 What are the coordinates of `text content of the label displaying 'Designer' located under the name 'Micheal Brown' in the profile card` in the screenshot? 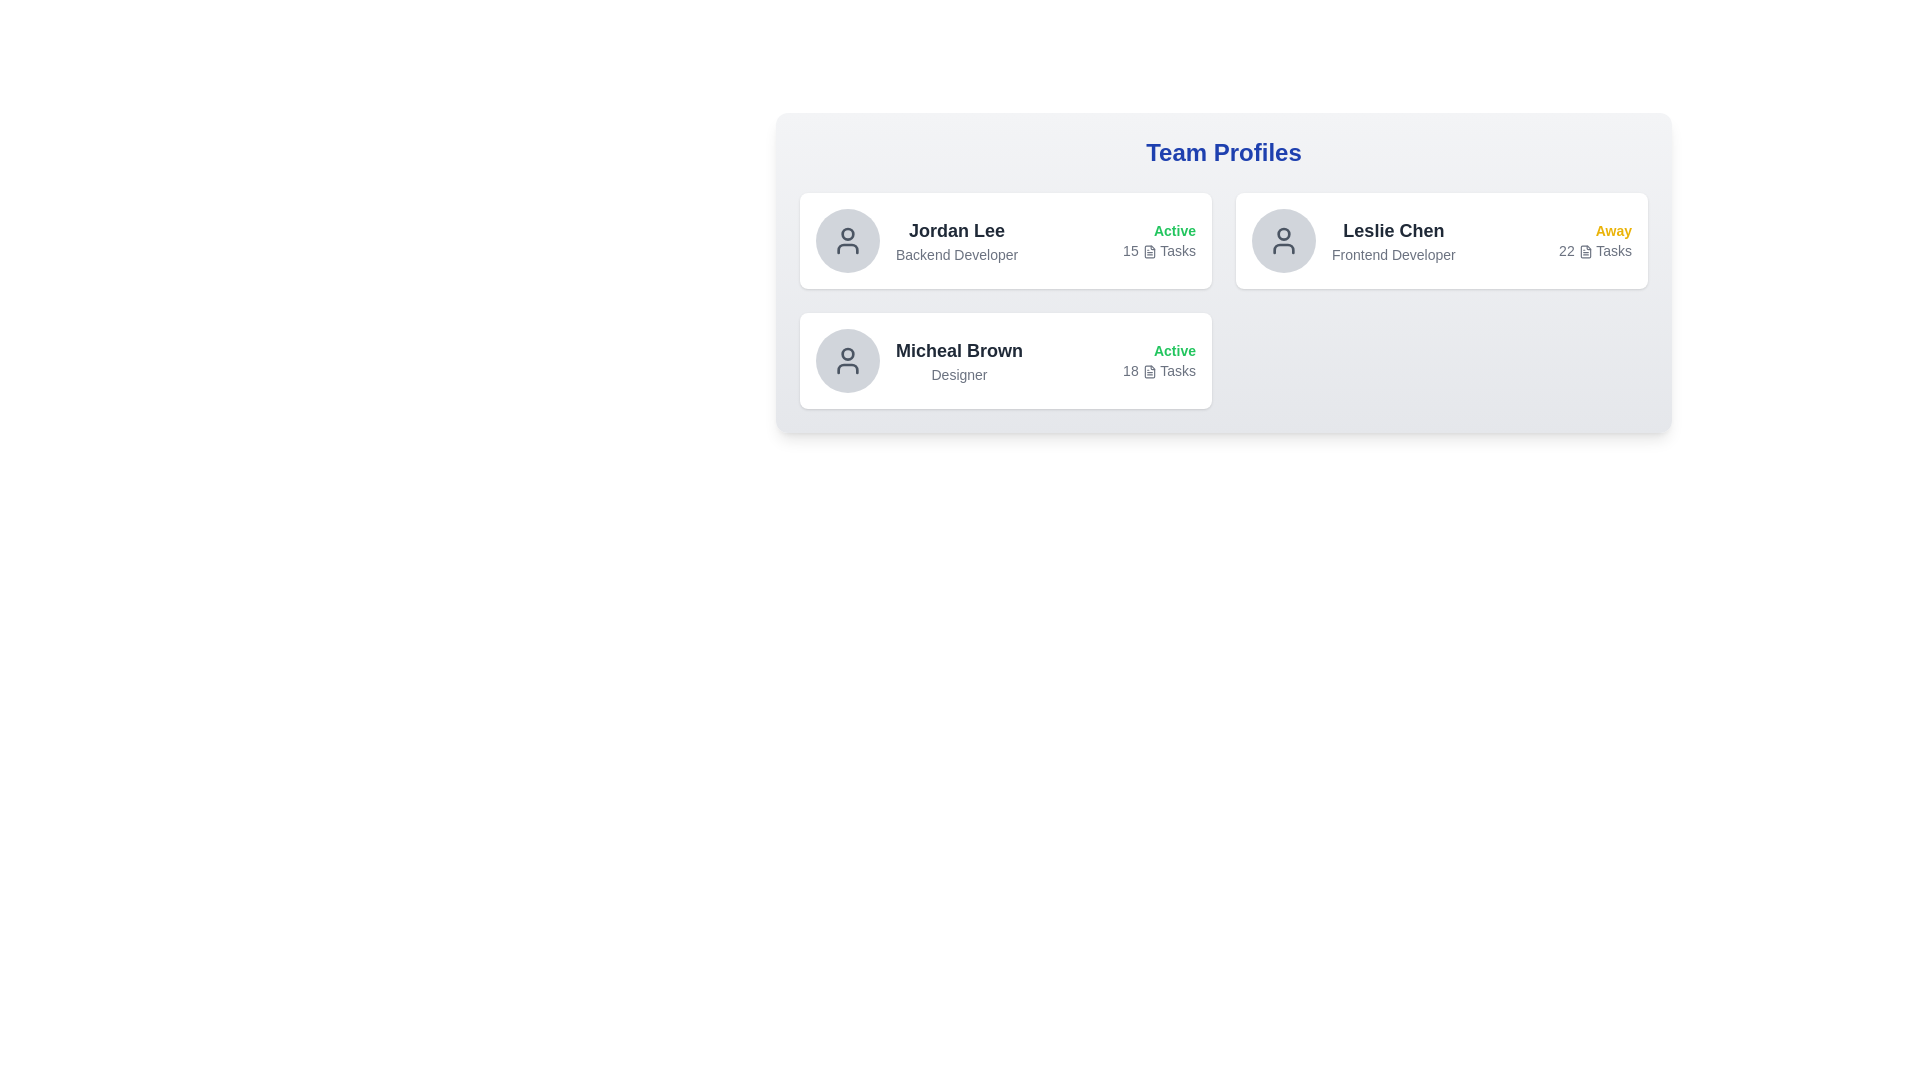 It's located at (958, 374).